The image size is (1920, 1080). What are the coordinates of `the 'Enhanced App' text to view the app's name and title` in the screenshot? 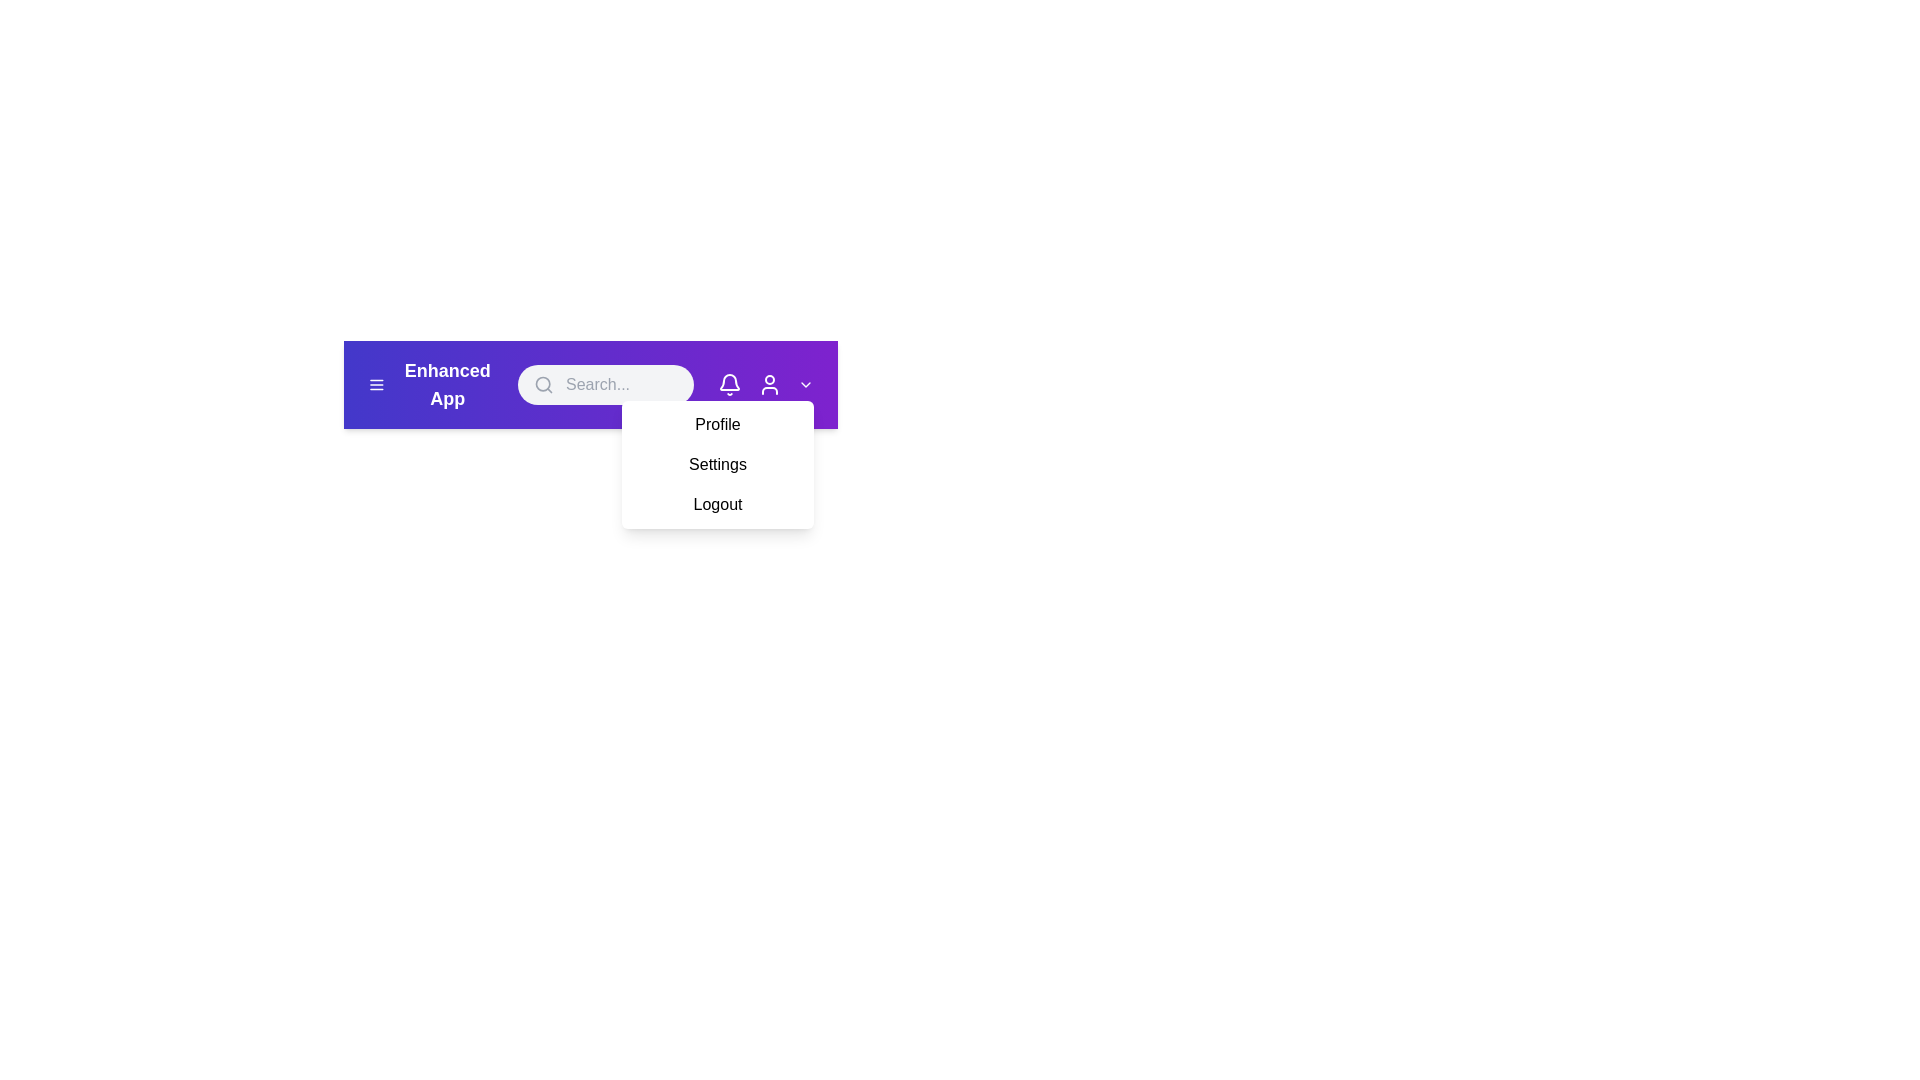 It's located at (446, 385).